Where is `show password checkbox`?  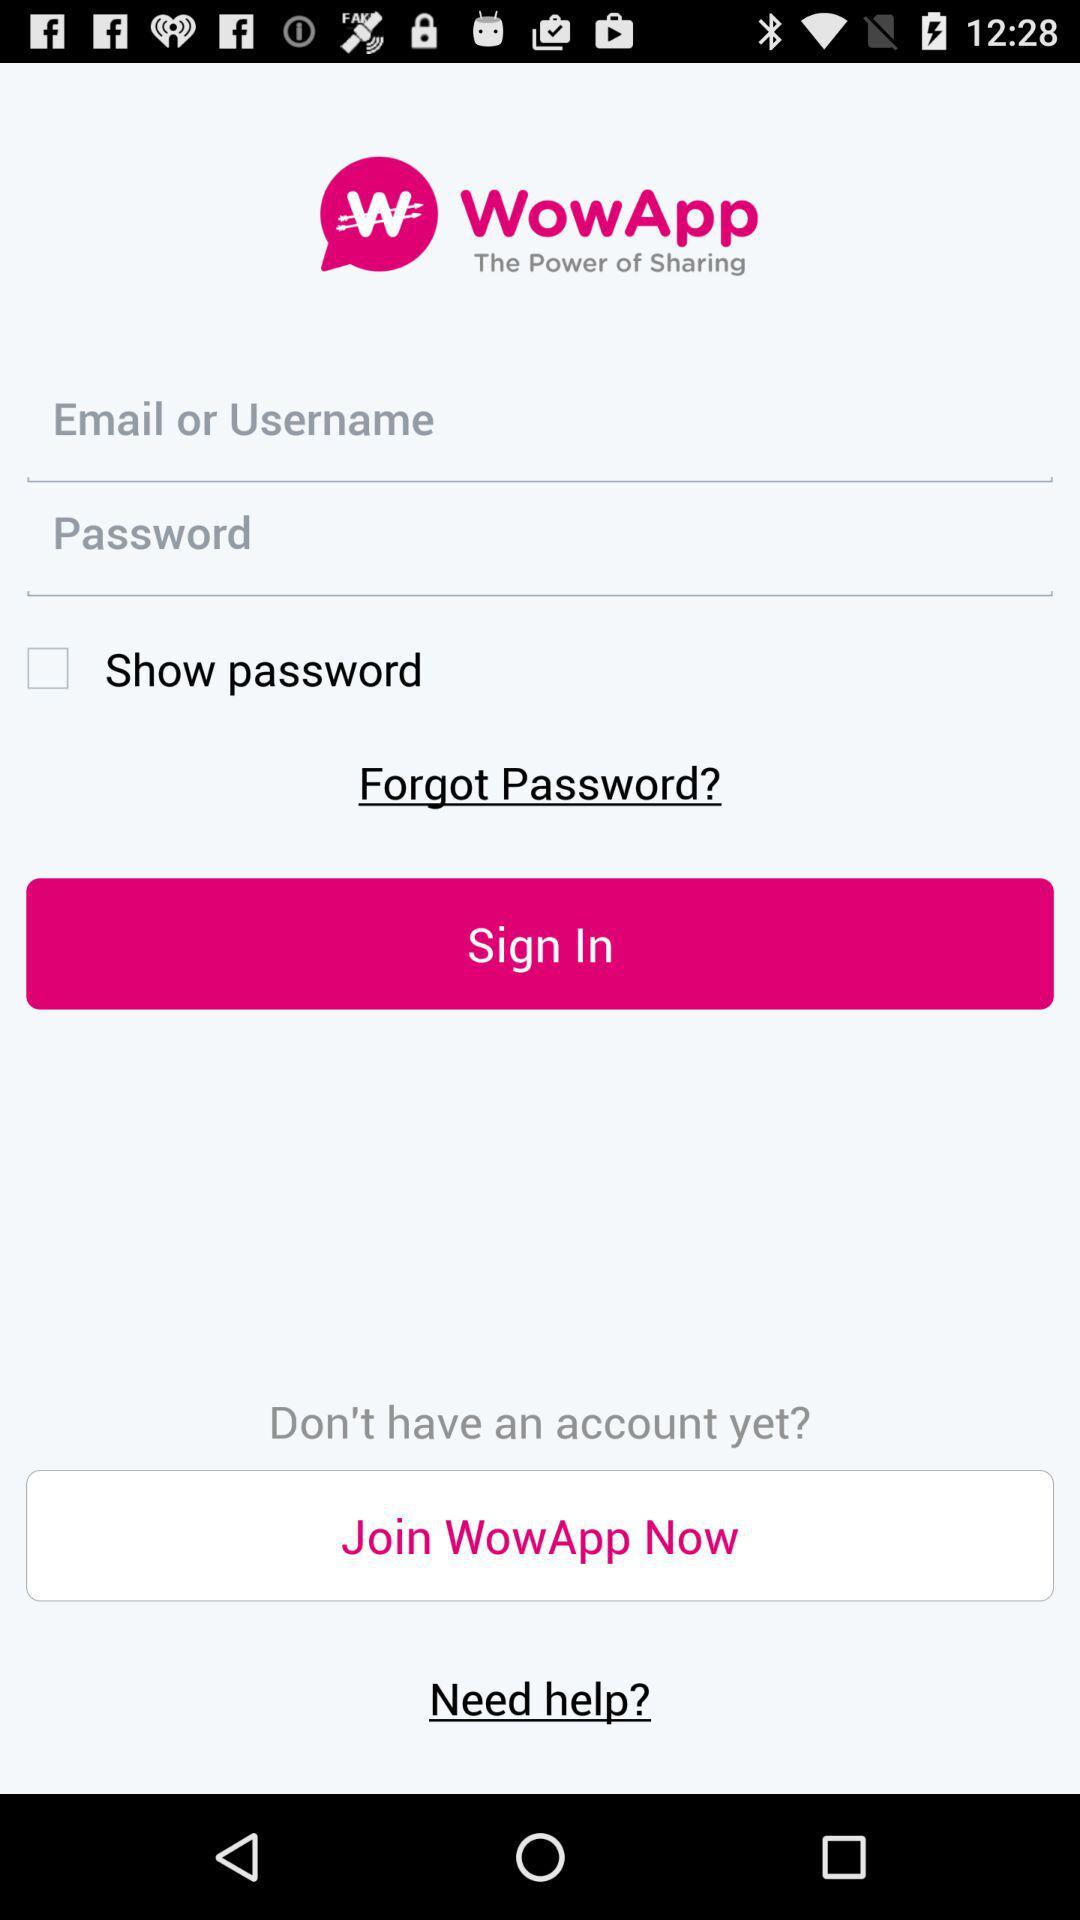
show password checkbox is located at coordinates (224, 668).